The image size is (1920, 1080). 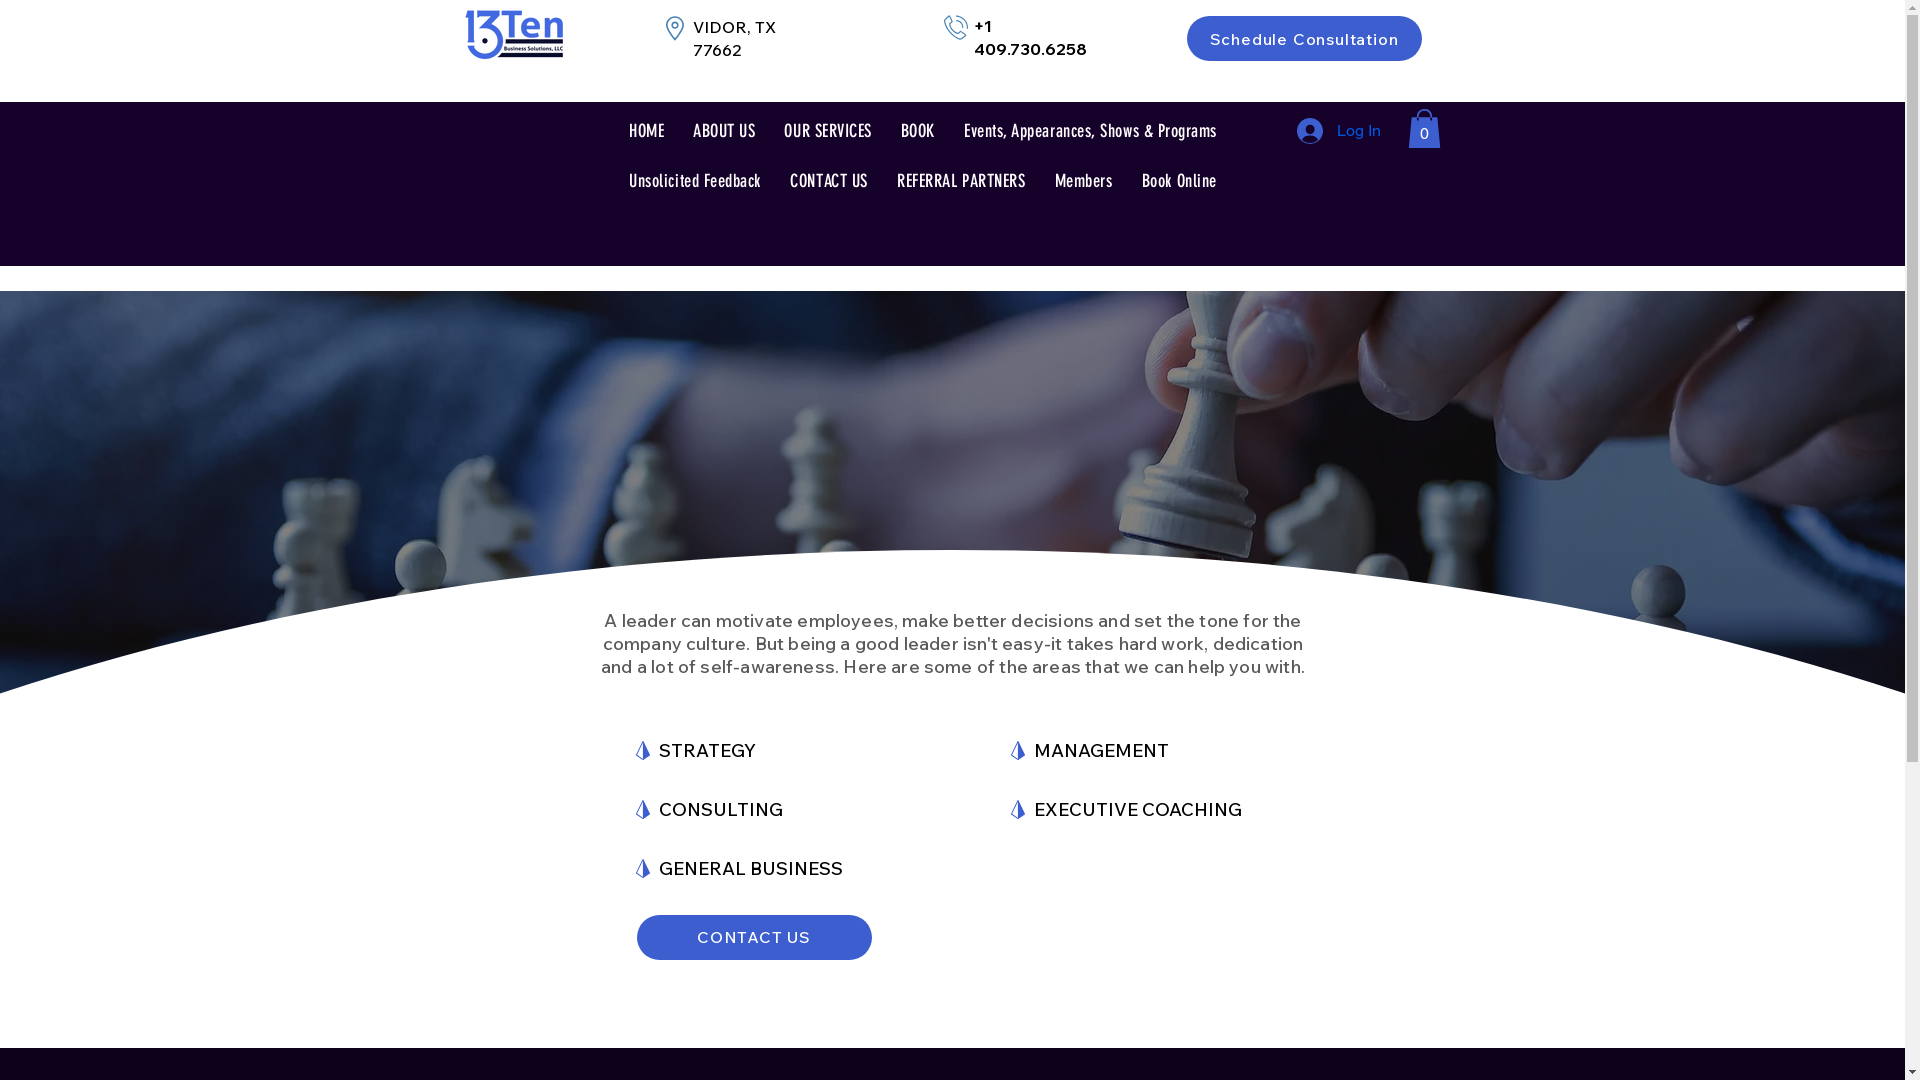 What do you see at coordinates (1338, 131) in the screenshot?
I see `'Log In'` at bounding box center [1338, 131].